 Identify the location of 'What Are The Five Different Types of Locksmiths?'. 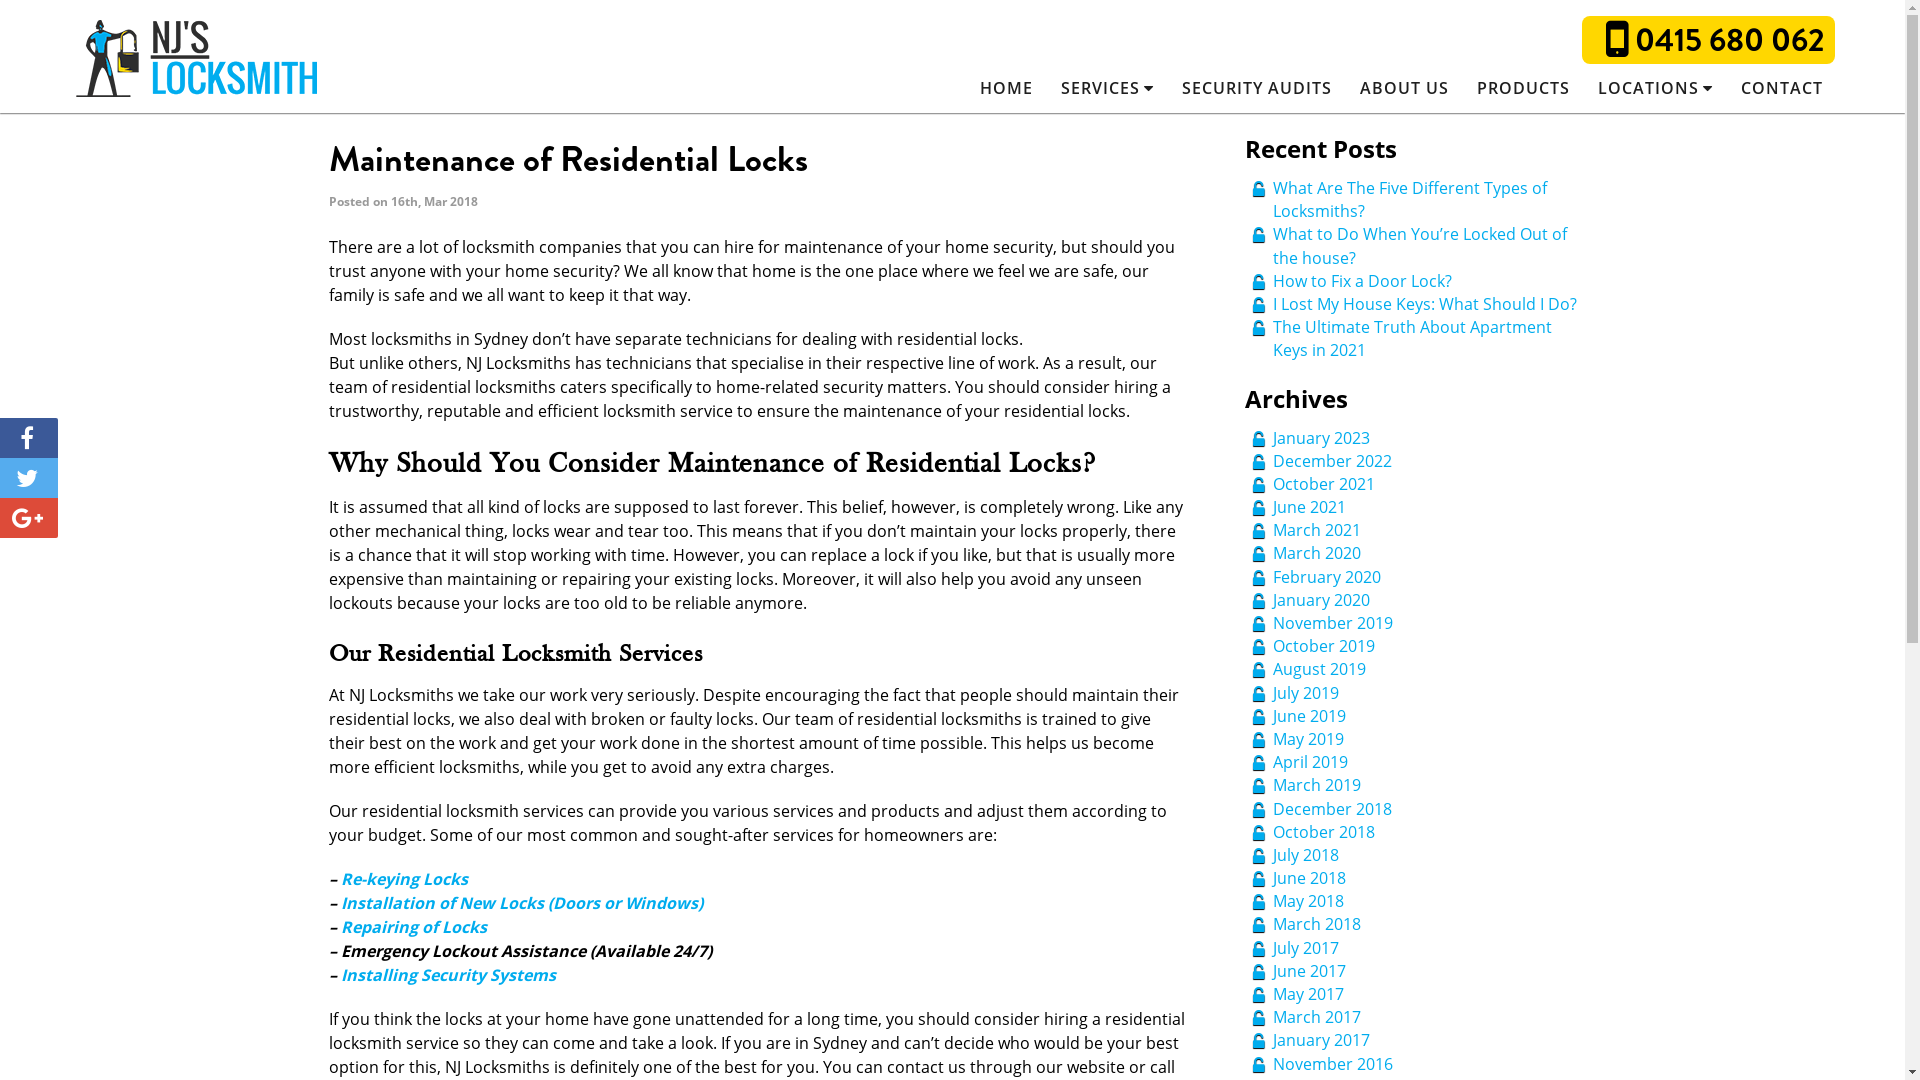
(1271, 199).